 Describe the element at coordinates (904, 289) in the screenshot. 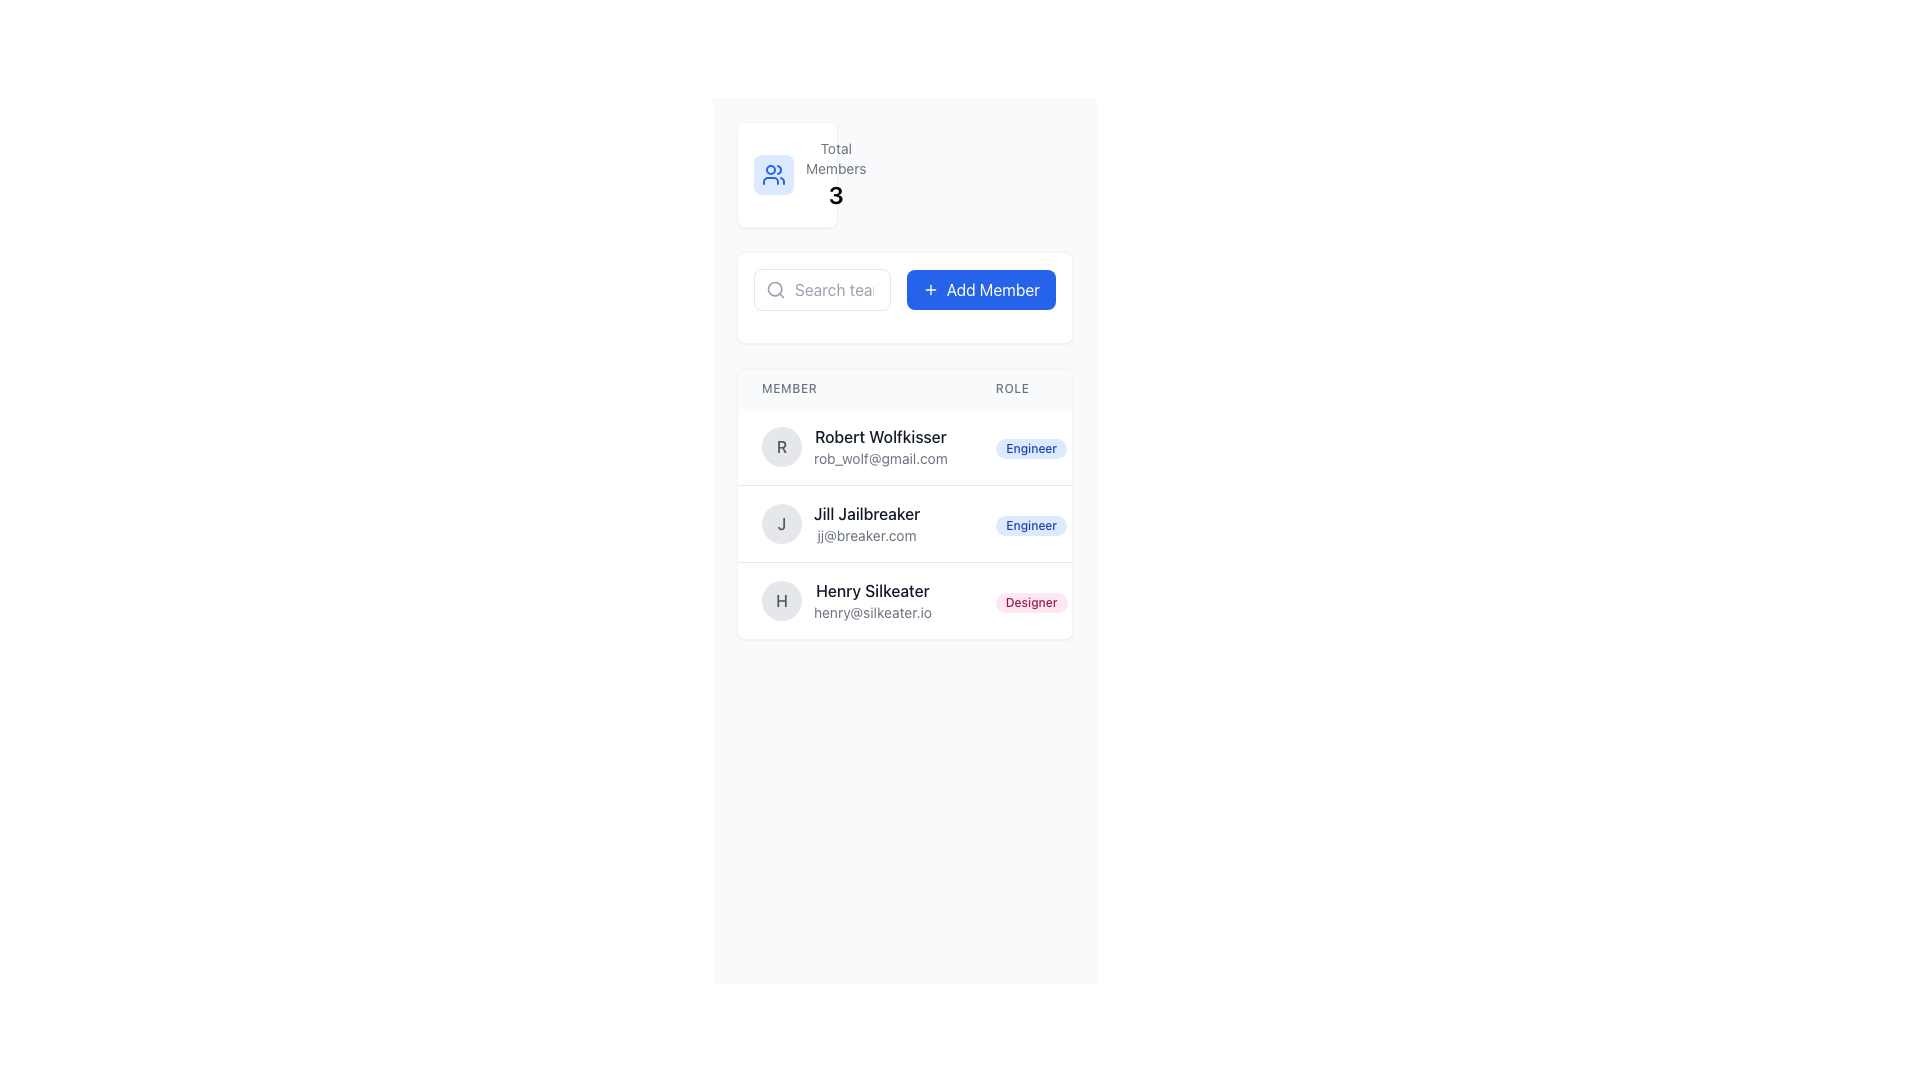

I see `the 'Add Member' button located in the upper-mid section of the interface, which has a blue background and a plus sign icon` at that location.